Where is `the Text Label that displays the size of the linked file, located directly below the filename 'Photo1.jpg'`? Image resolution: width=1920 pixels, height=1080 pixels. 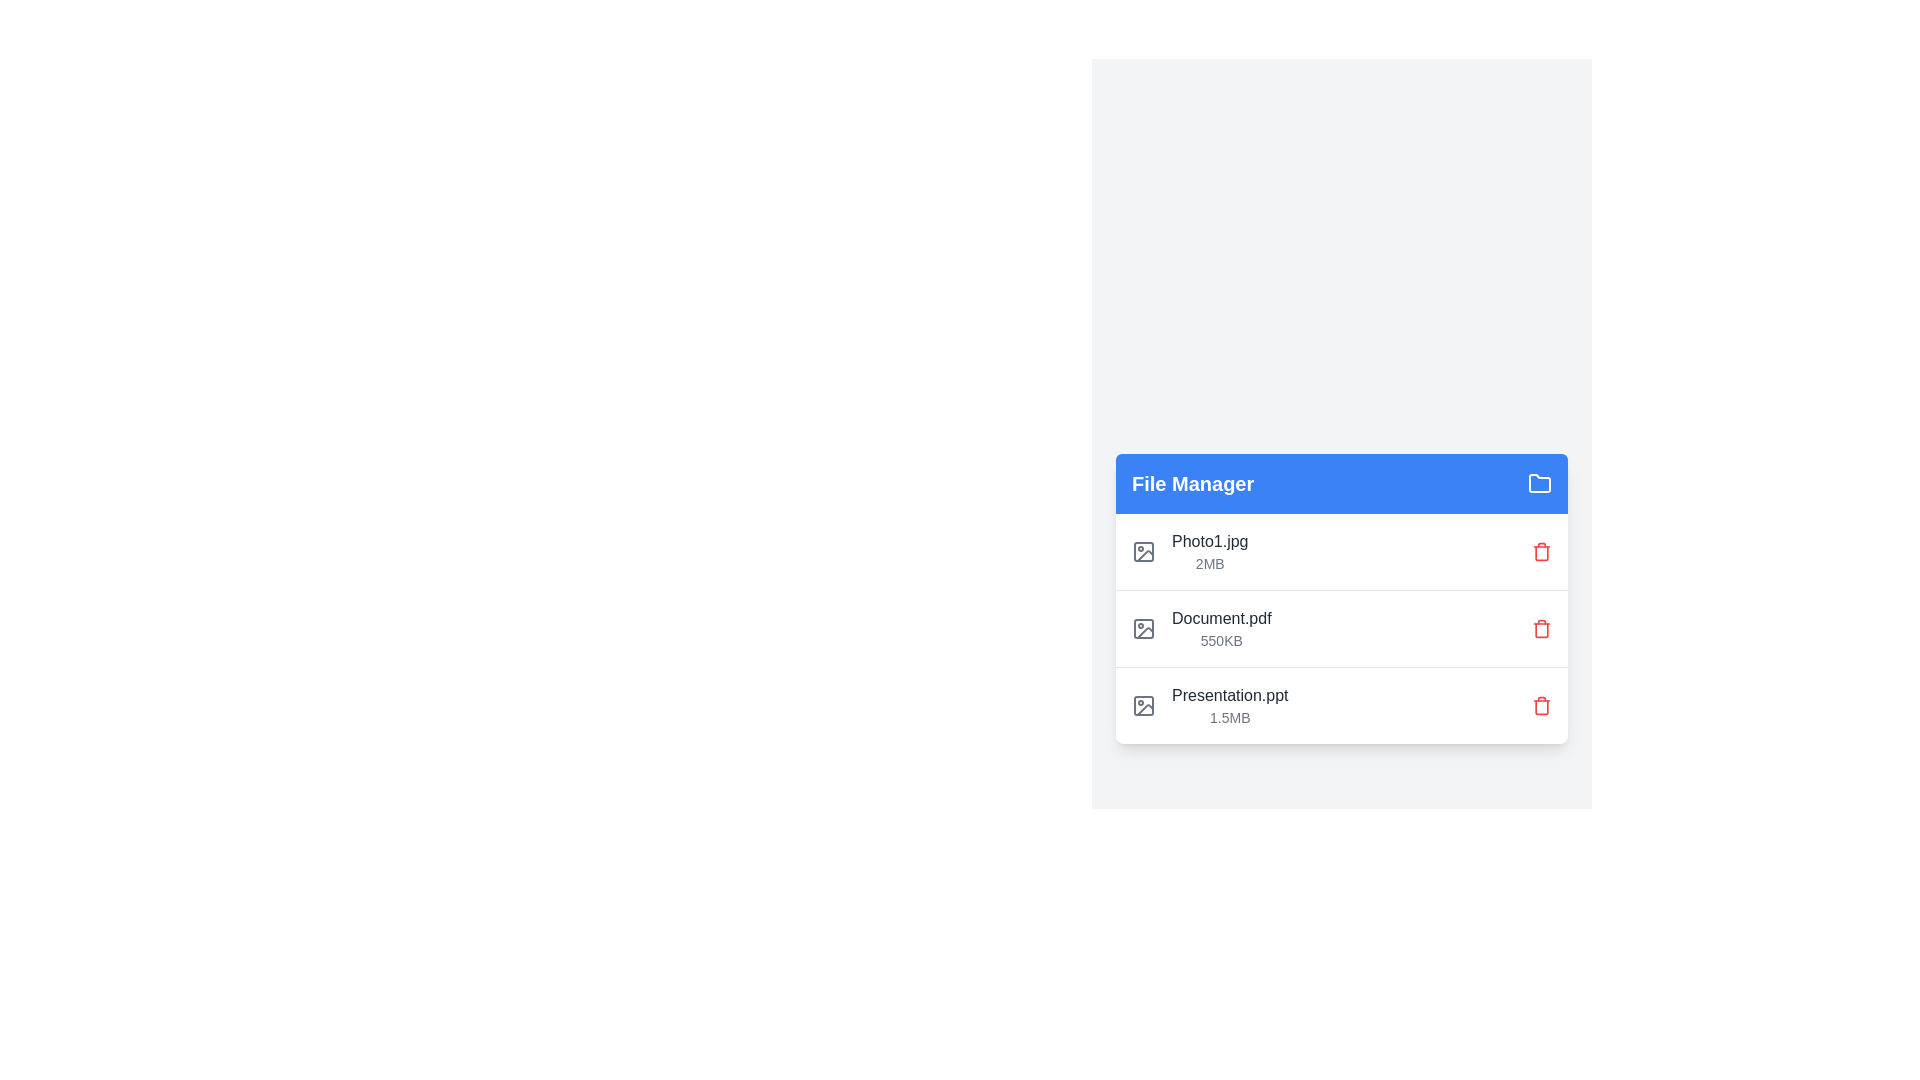
the Text Label that displays the size of the linked file, located directly below the filename 'Photo1.jpg' is located at coordinates (1208, 563).